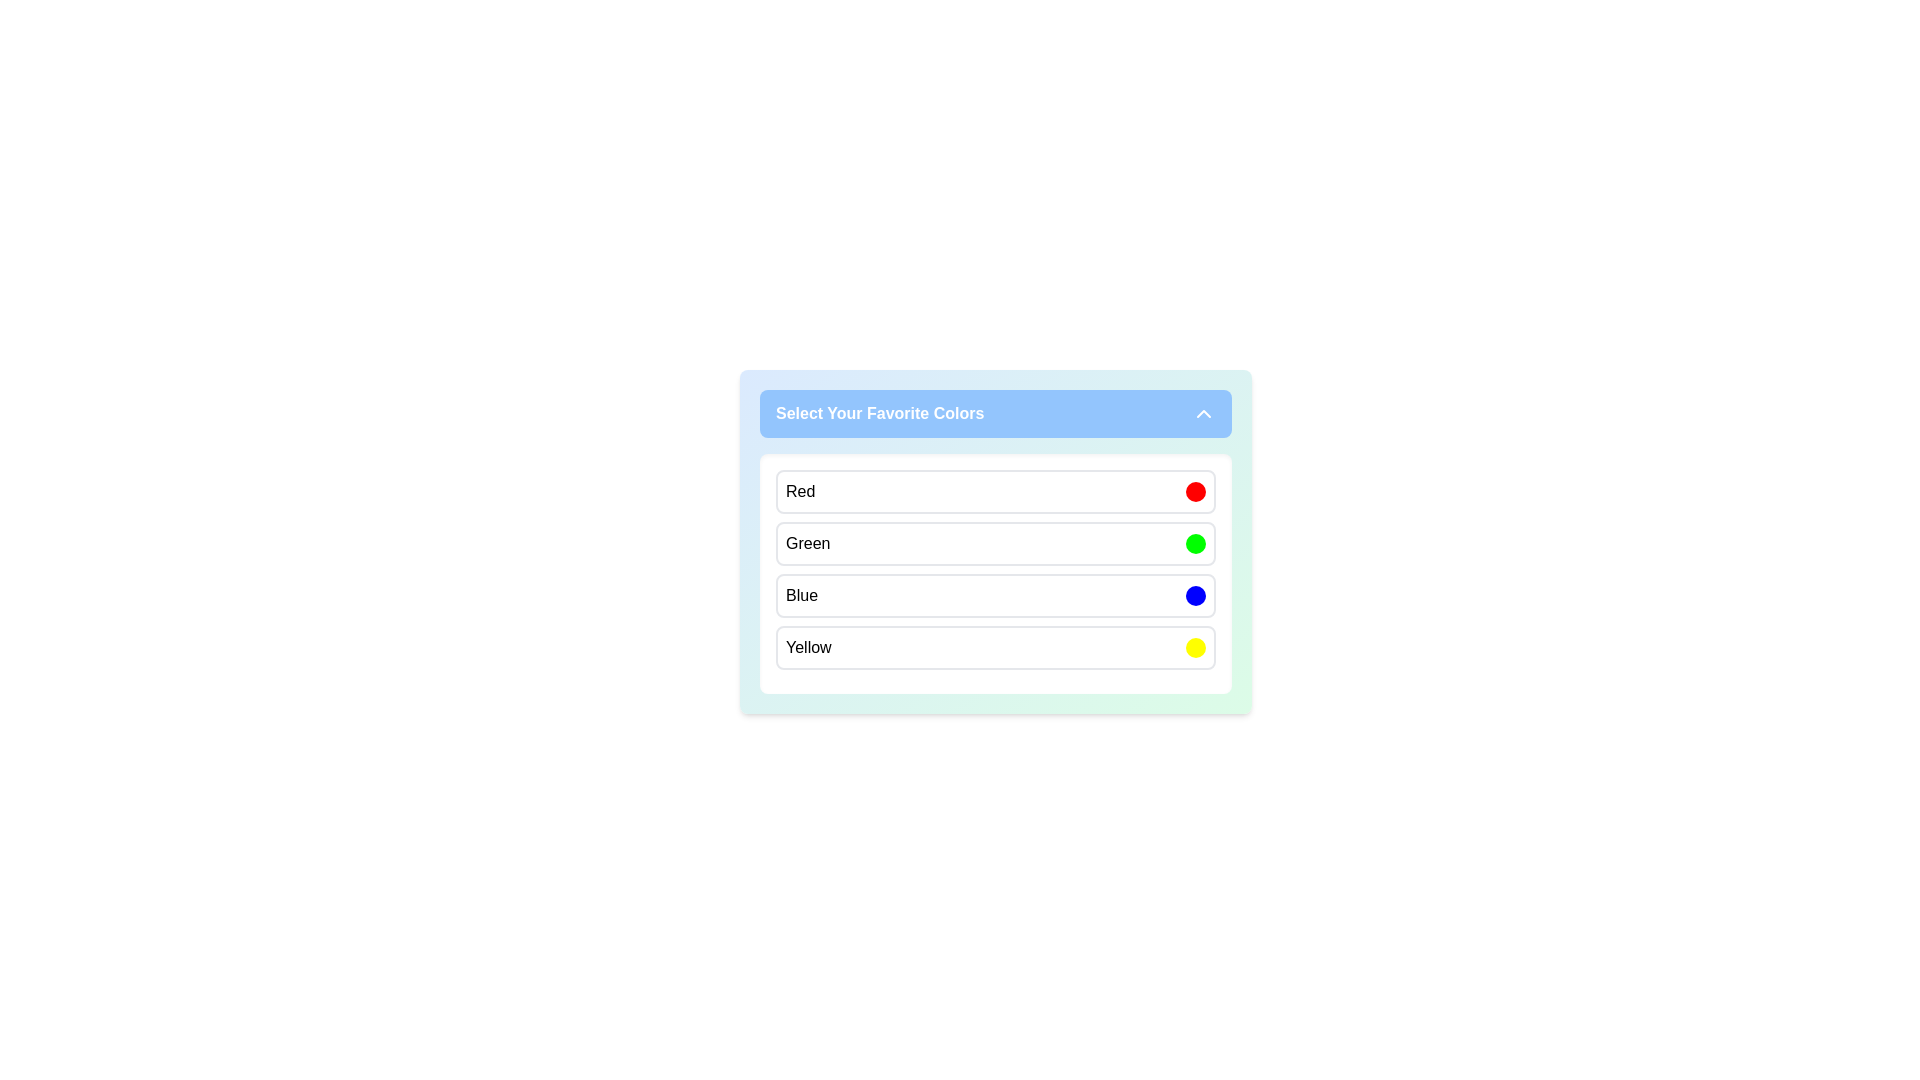 This screenshot has width=1920, height=1080. Describe the element at coordinates (996, 492) in the screenshot. I see `the first selectable list item labeled 'Red'` at that location.